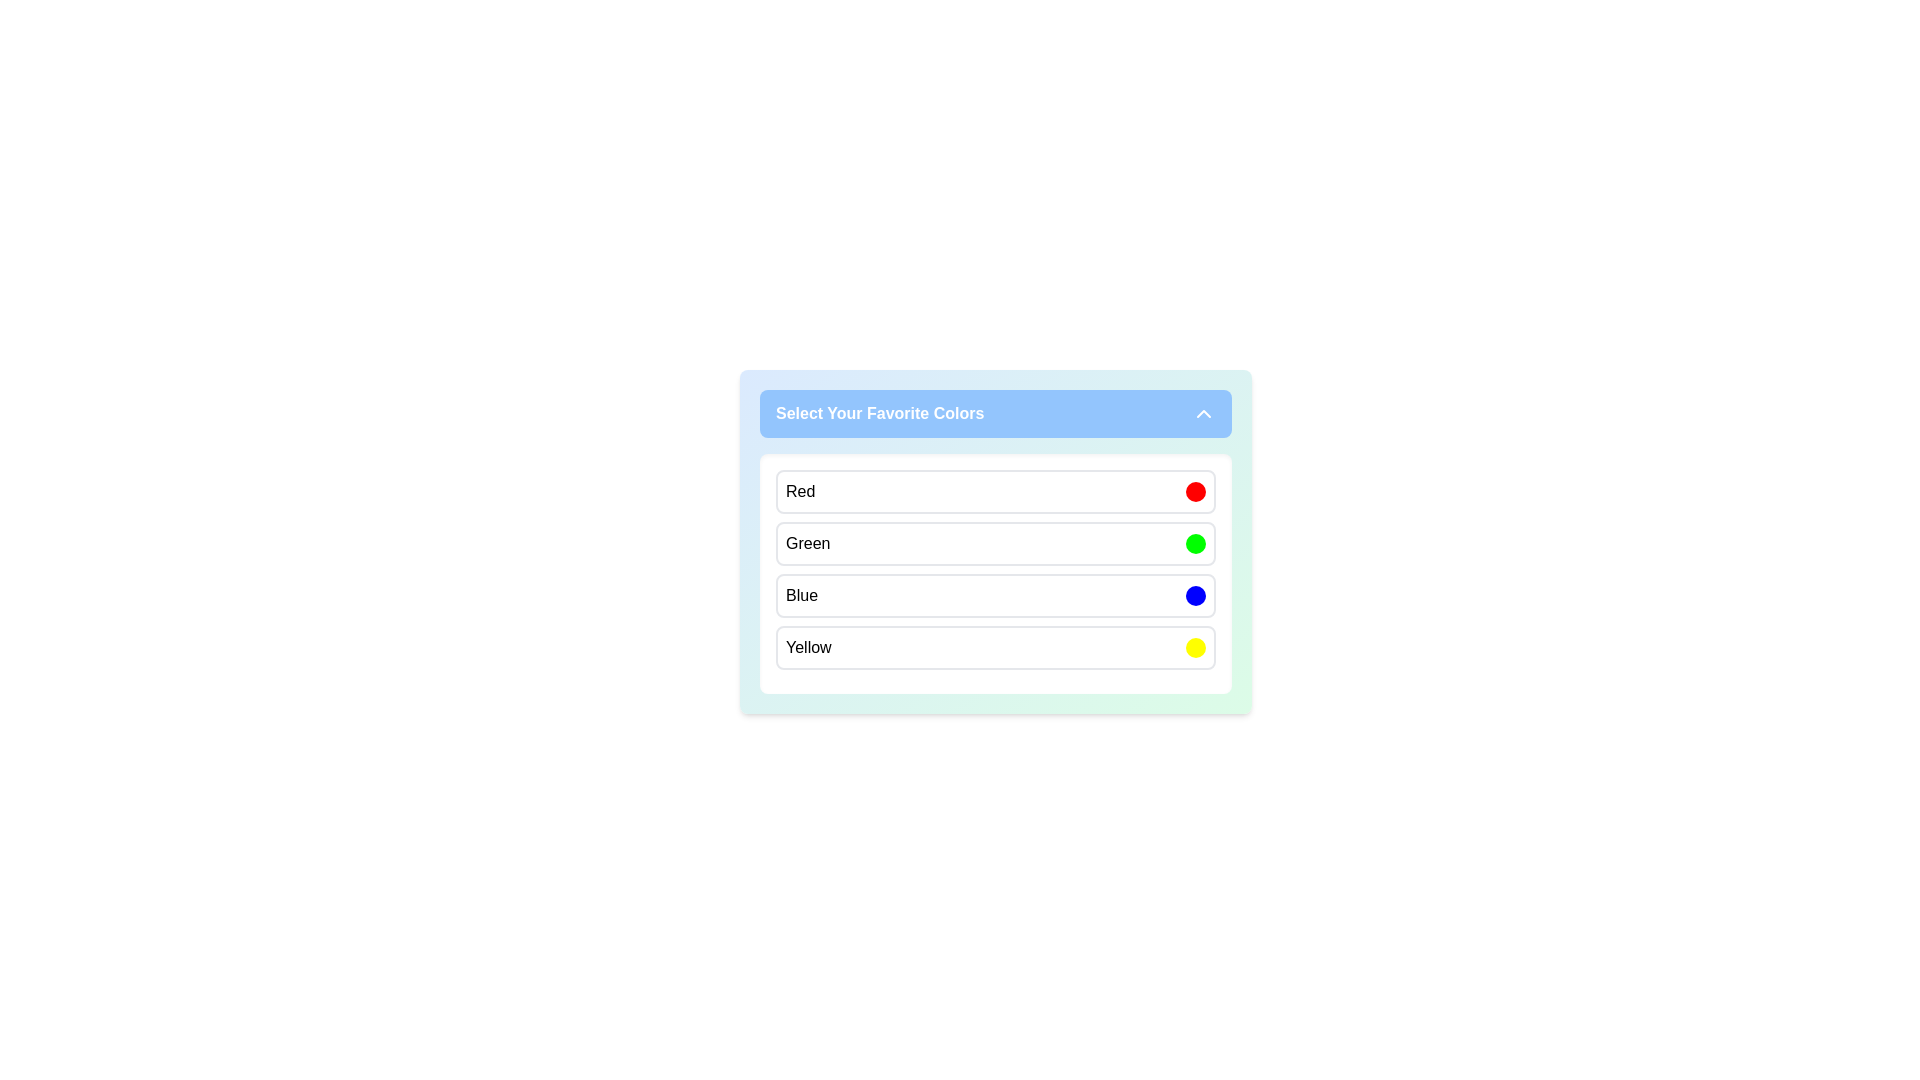 This screenshot has width=1920, height=1080. Describe the element at coordinates (996, 492) in the screenshot. I see `the first selectable list item labeled 'Red'` at that location.